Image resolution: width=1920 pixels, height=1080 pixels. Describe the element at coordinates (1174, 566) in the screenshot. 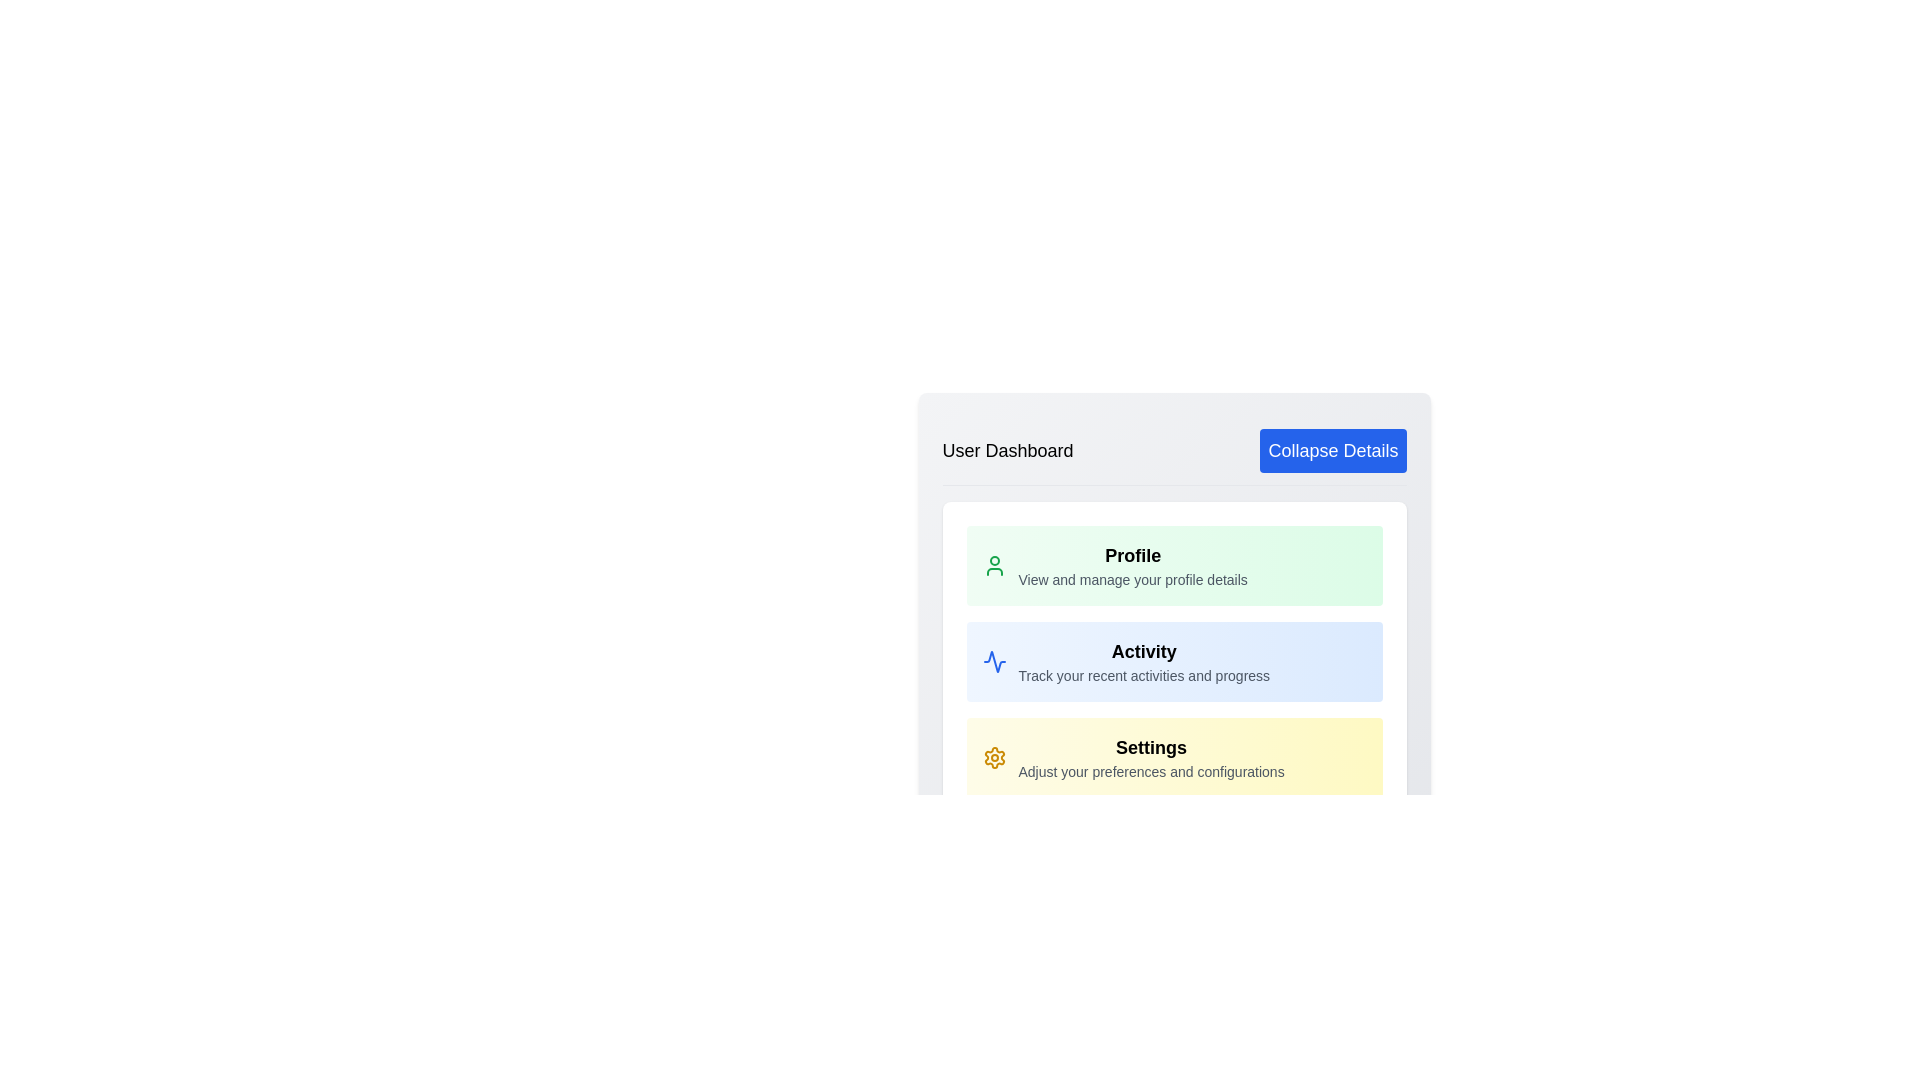

I see `the first card in the vertical stack that displays profile-related details` at that location.